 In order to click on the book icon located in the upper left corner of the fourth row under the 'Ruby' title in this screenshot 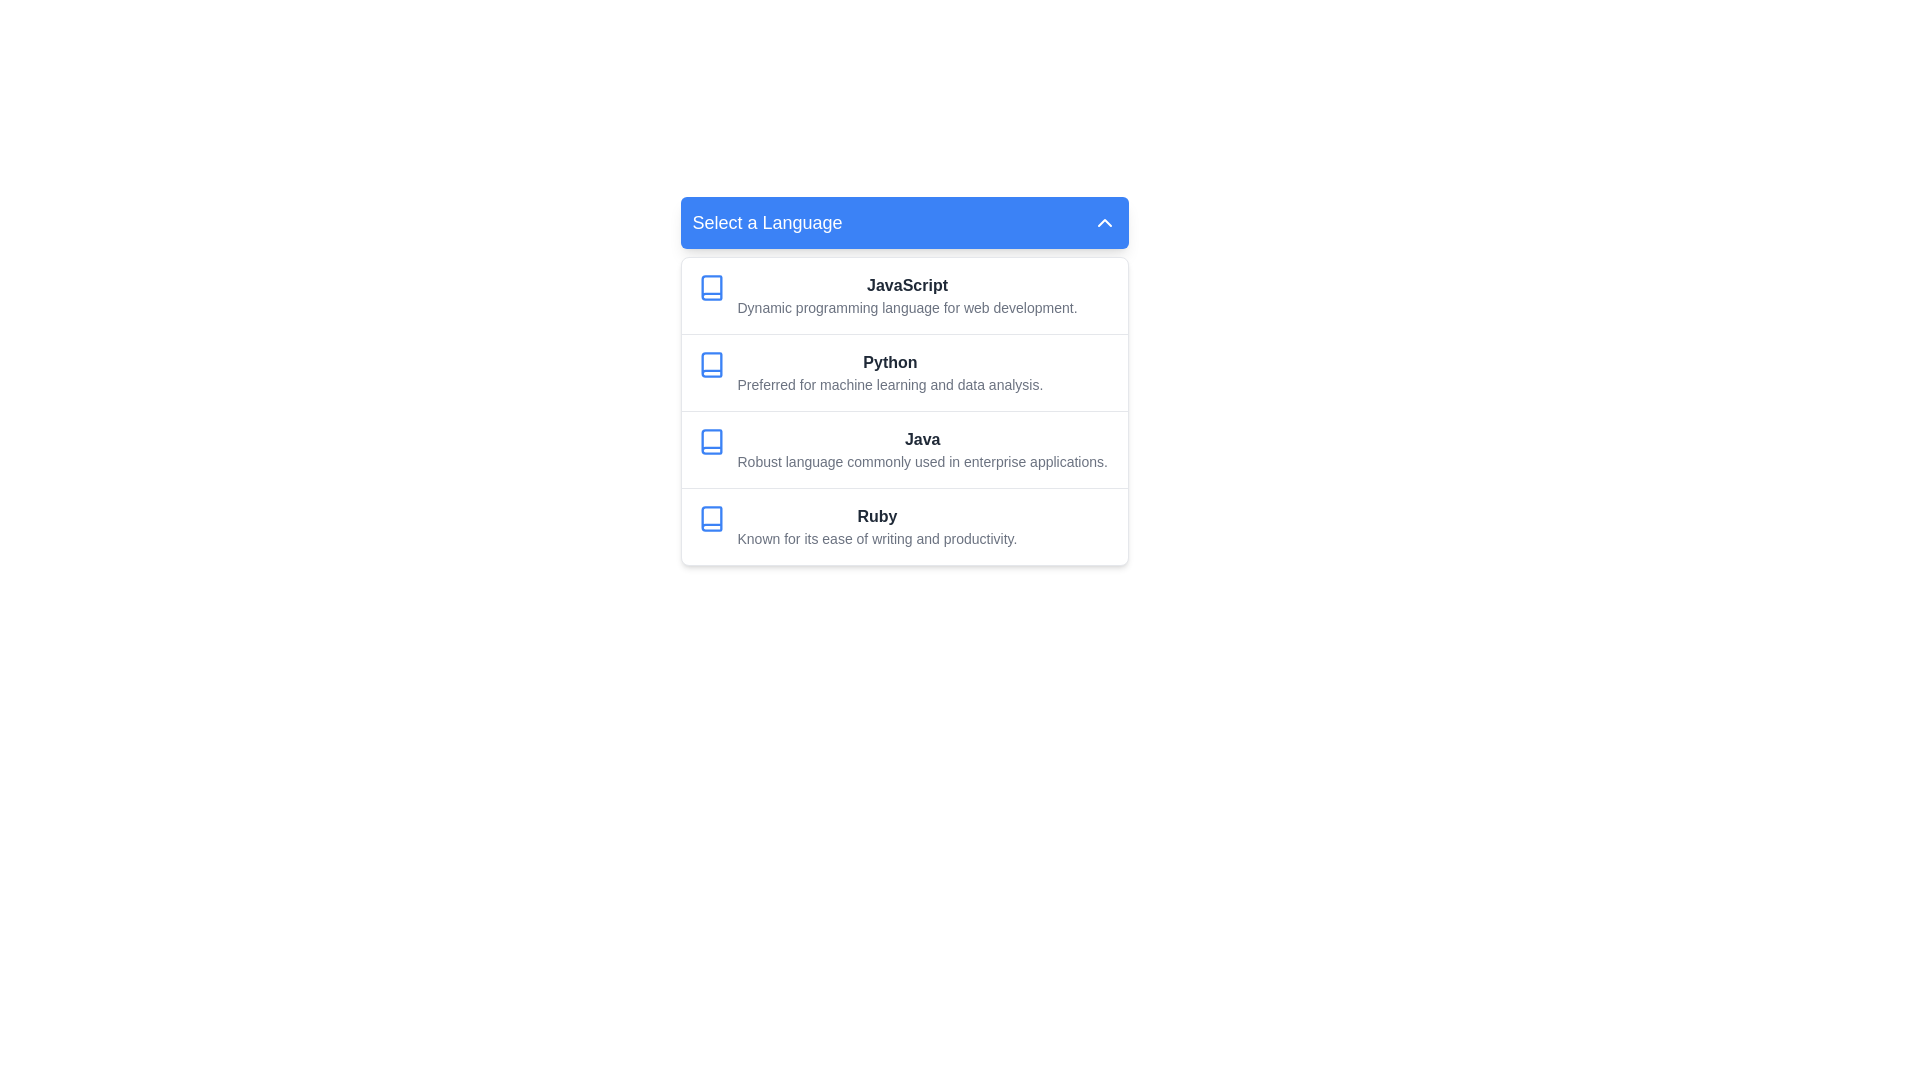, I will do `click(711, 518)`.